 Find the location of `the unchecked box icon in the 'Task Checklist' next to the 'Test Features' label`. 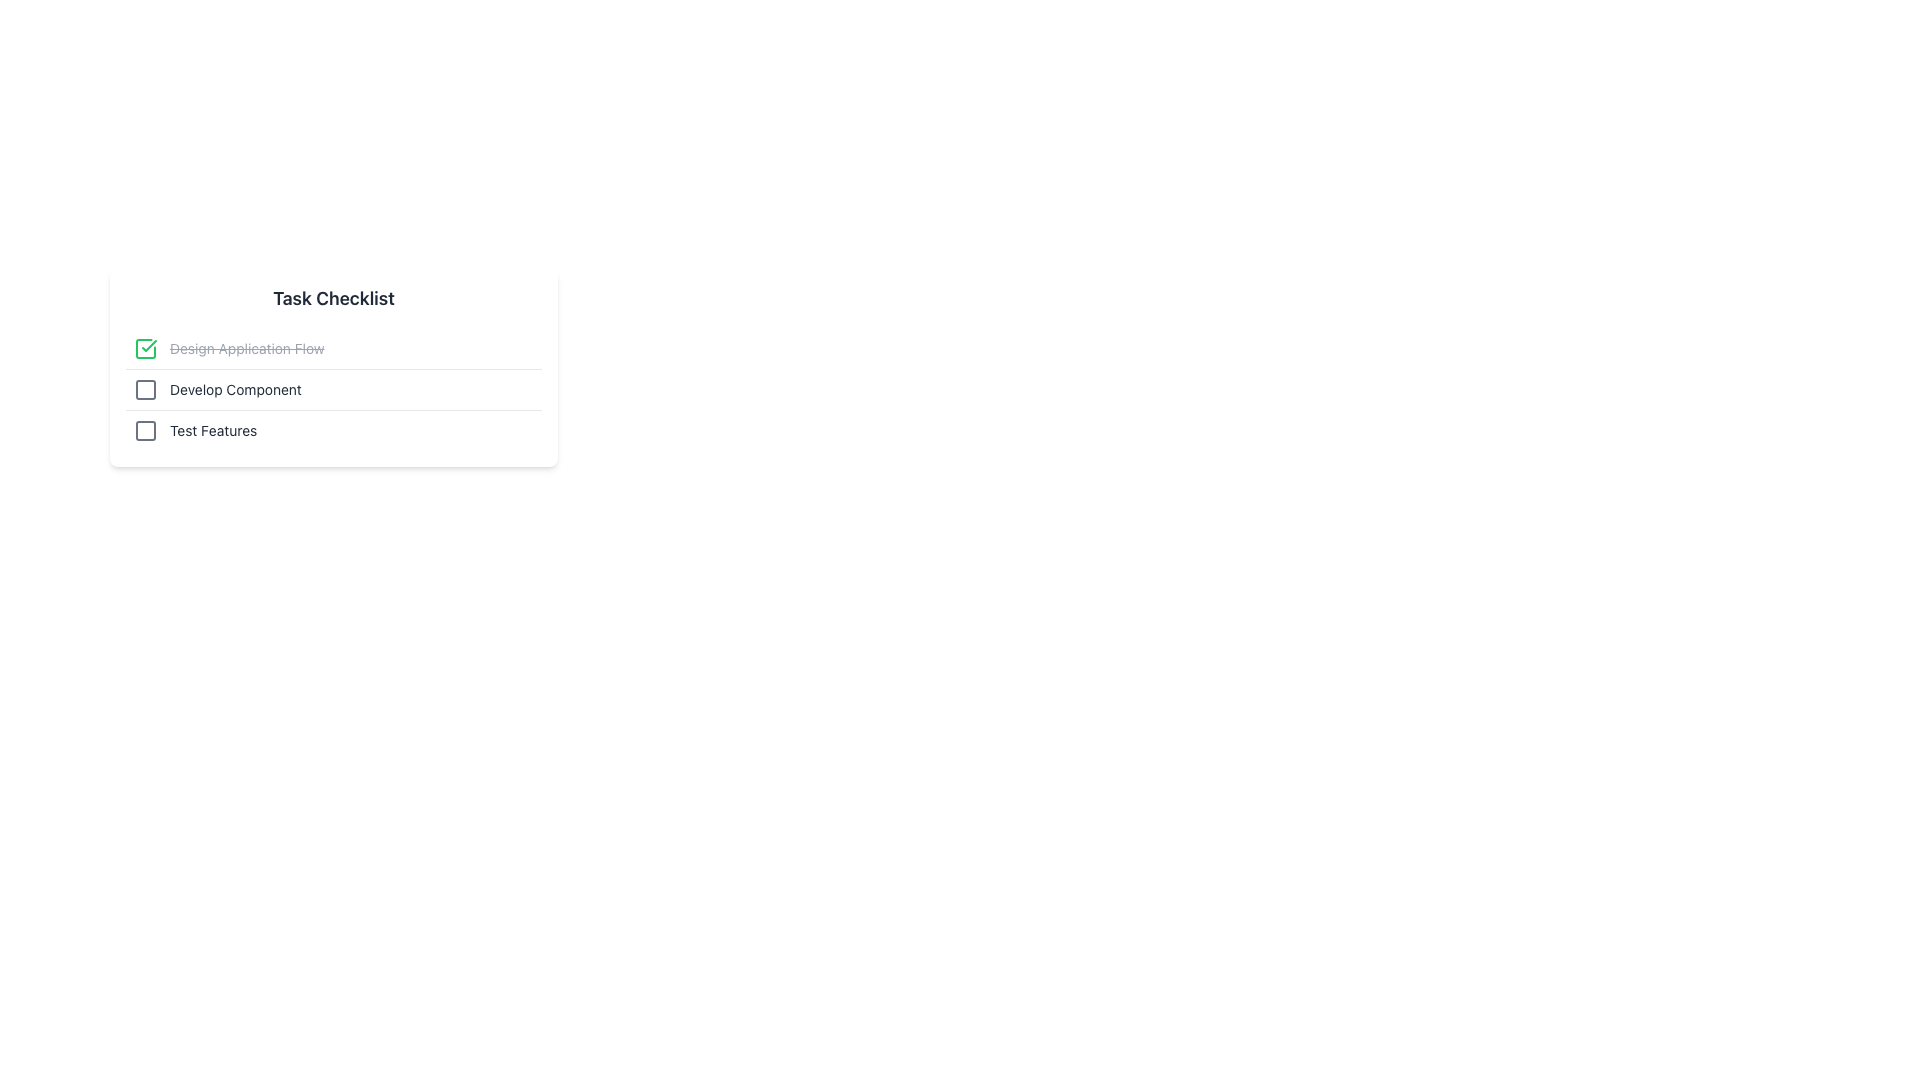

the unchecked box icon in the 'Task Checklist' next to the 'Test Features' label is located at coordinates (144, 430).